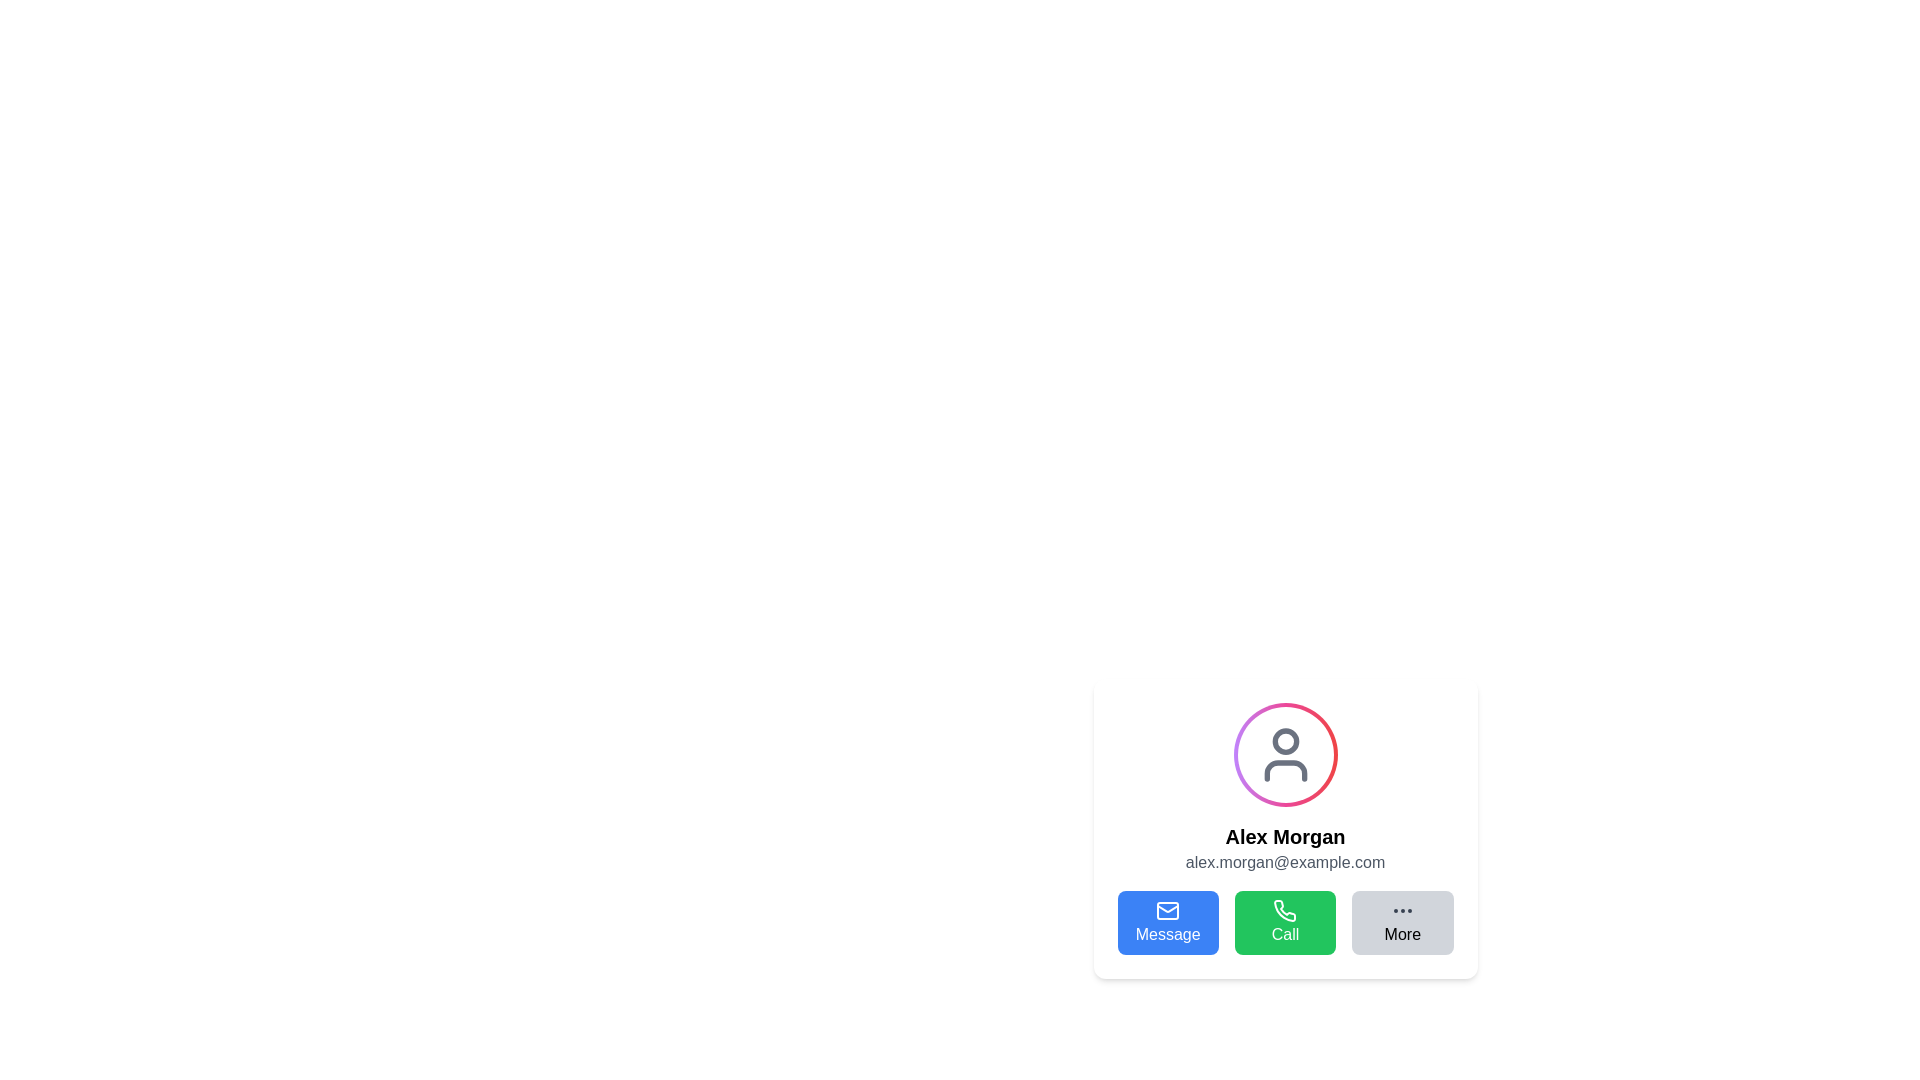  Describe the element at coordinates (1285, 910) in the screenshot. I see `the green phone icon inside the 'Call' button to initiate a call action` at that location.